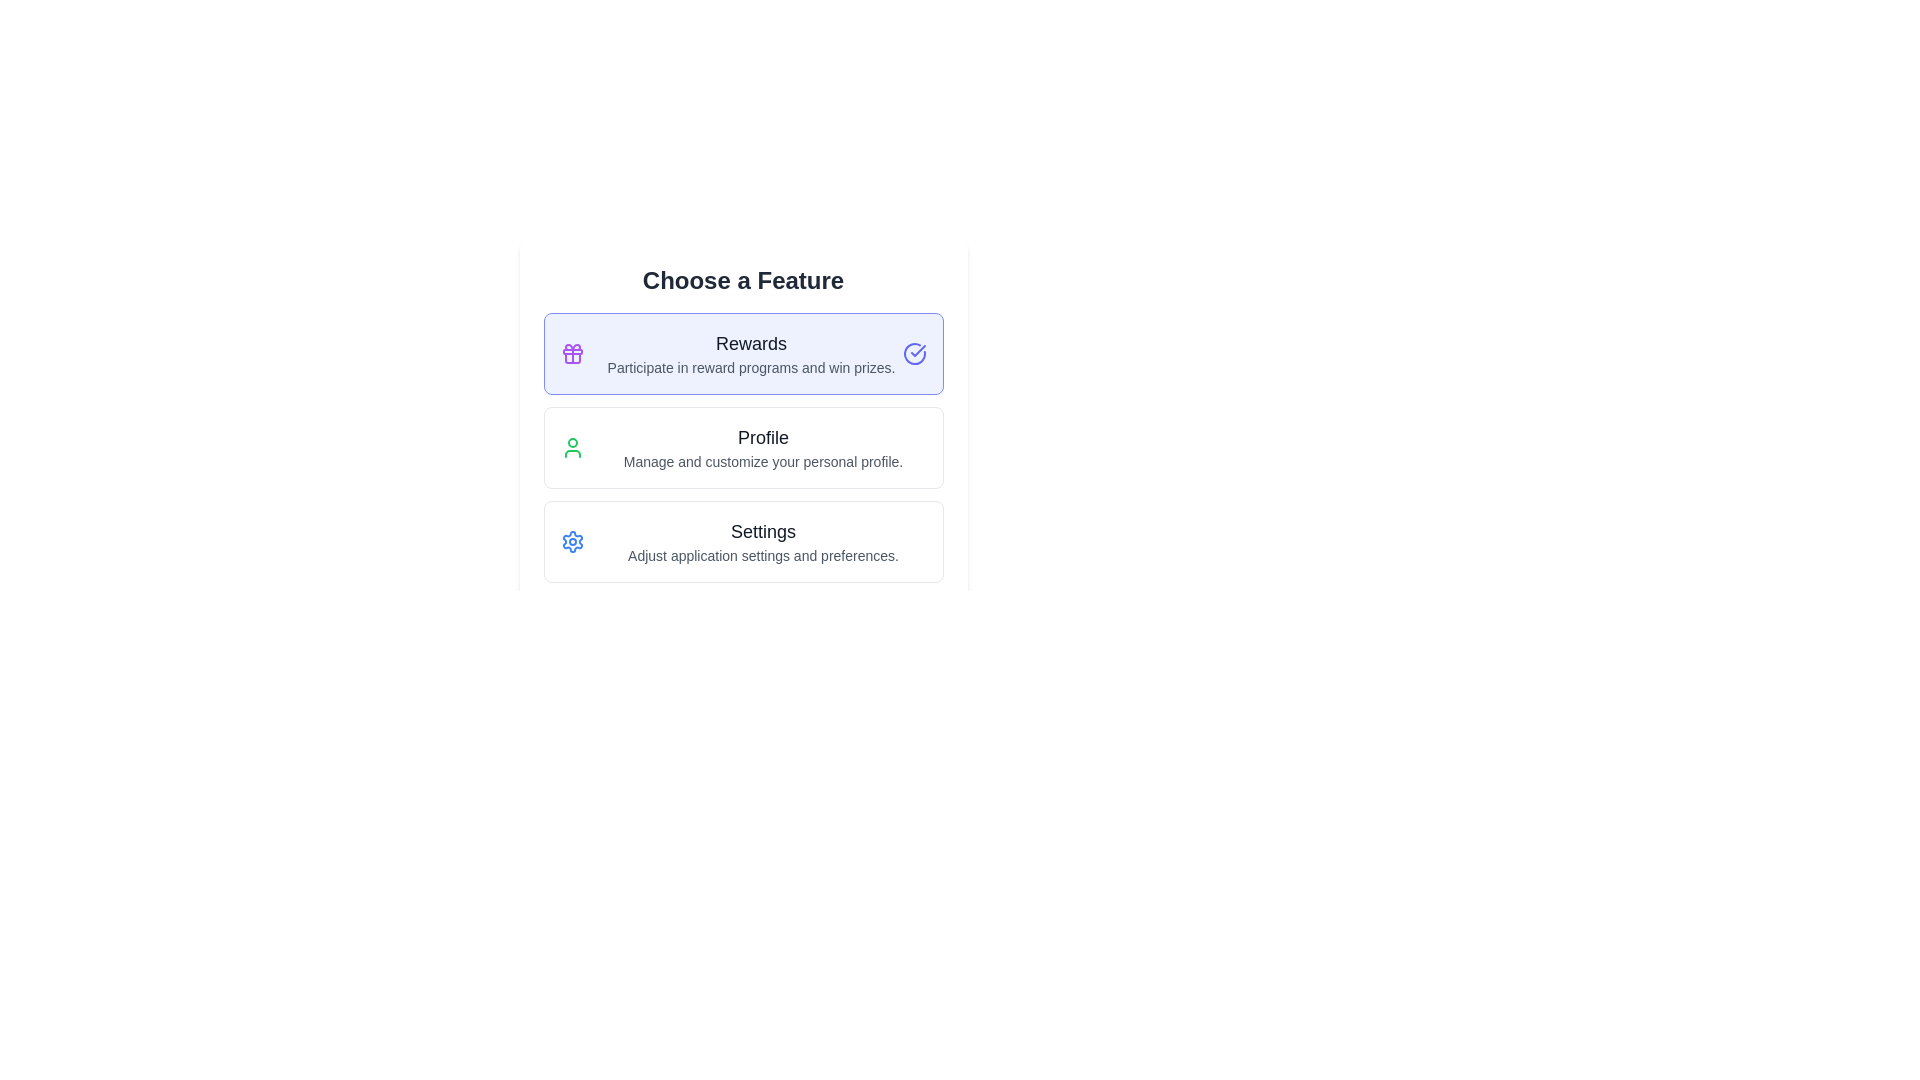 The image size is (1920, 1080). I want to click on the Header text element that serves as a title for the subsequent list of features, indicating the context and purpose of the list, so click(742, 281).